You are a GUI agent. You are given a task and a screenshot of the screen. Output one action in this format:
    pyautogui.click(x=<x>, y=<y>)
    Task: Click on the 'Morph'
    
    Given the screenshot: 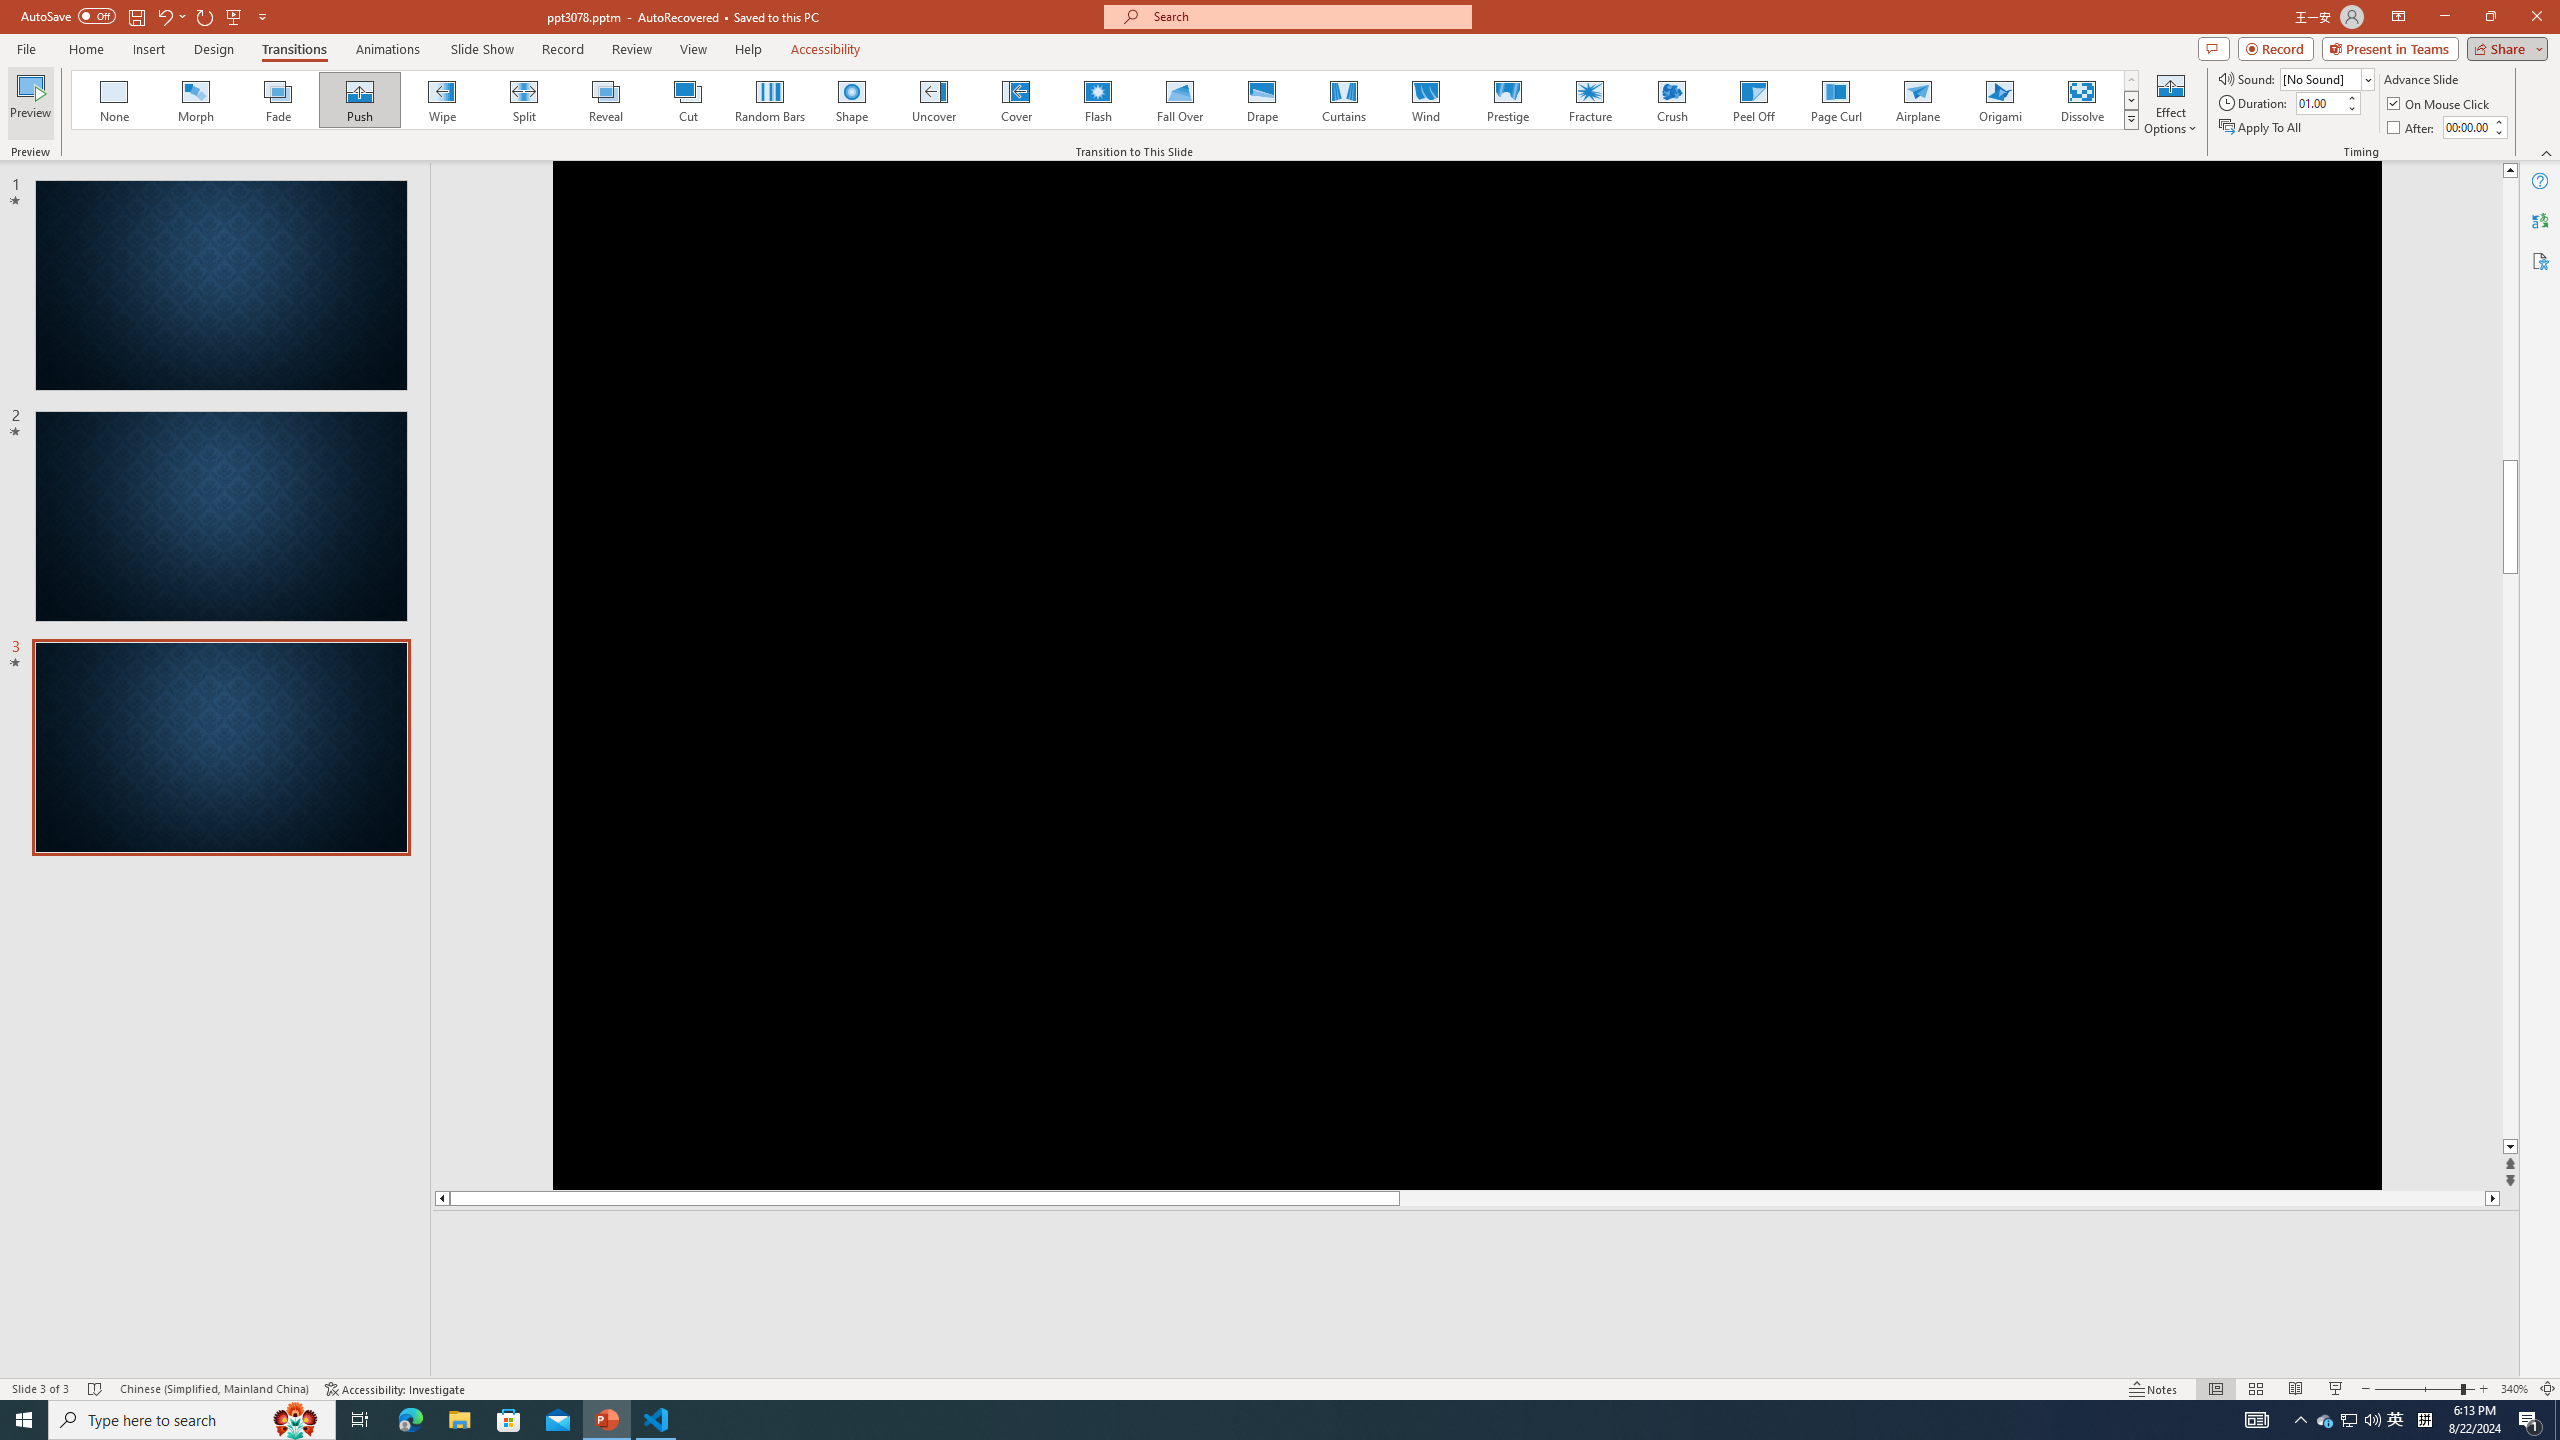 What is the action you would take?
    pyautogui.click(x=196, y=99)
    